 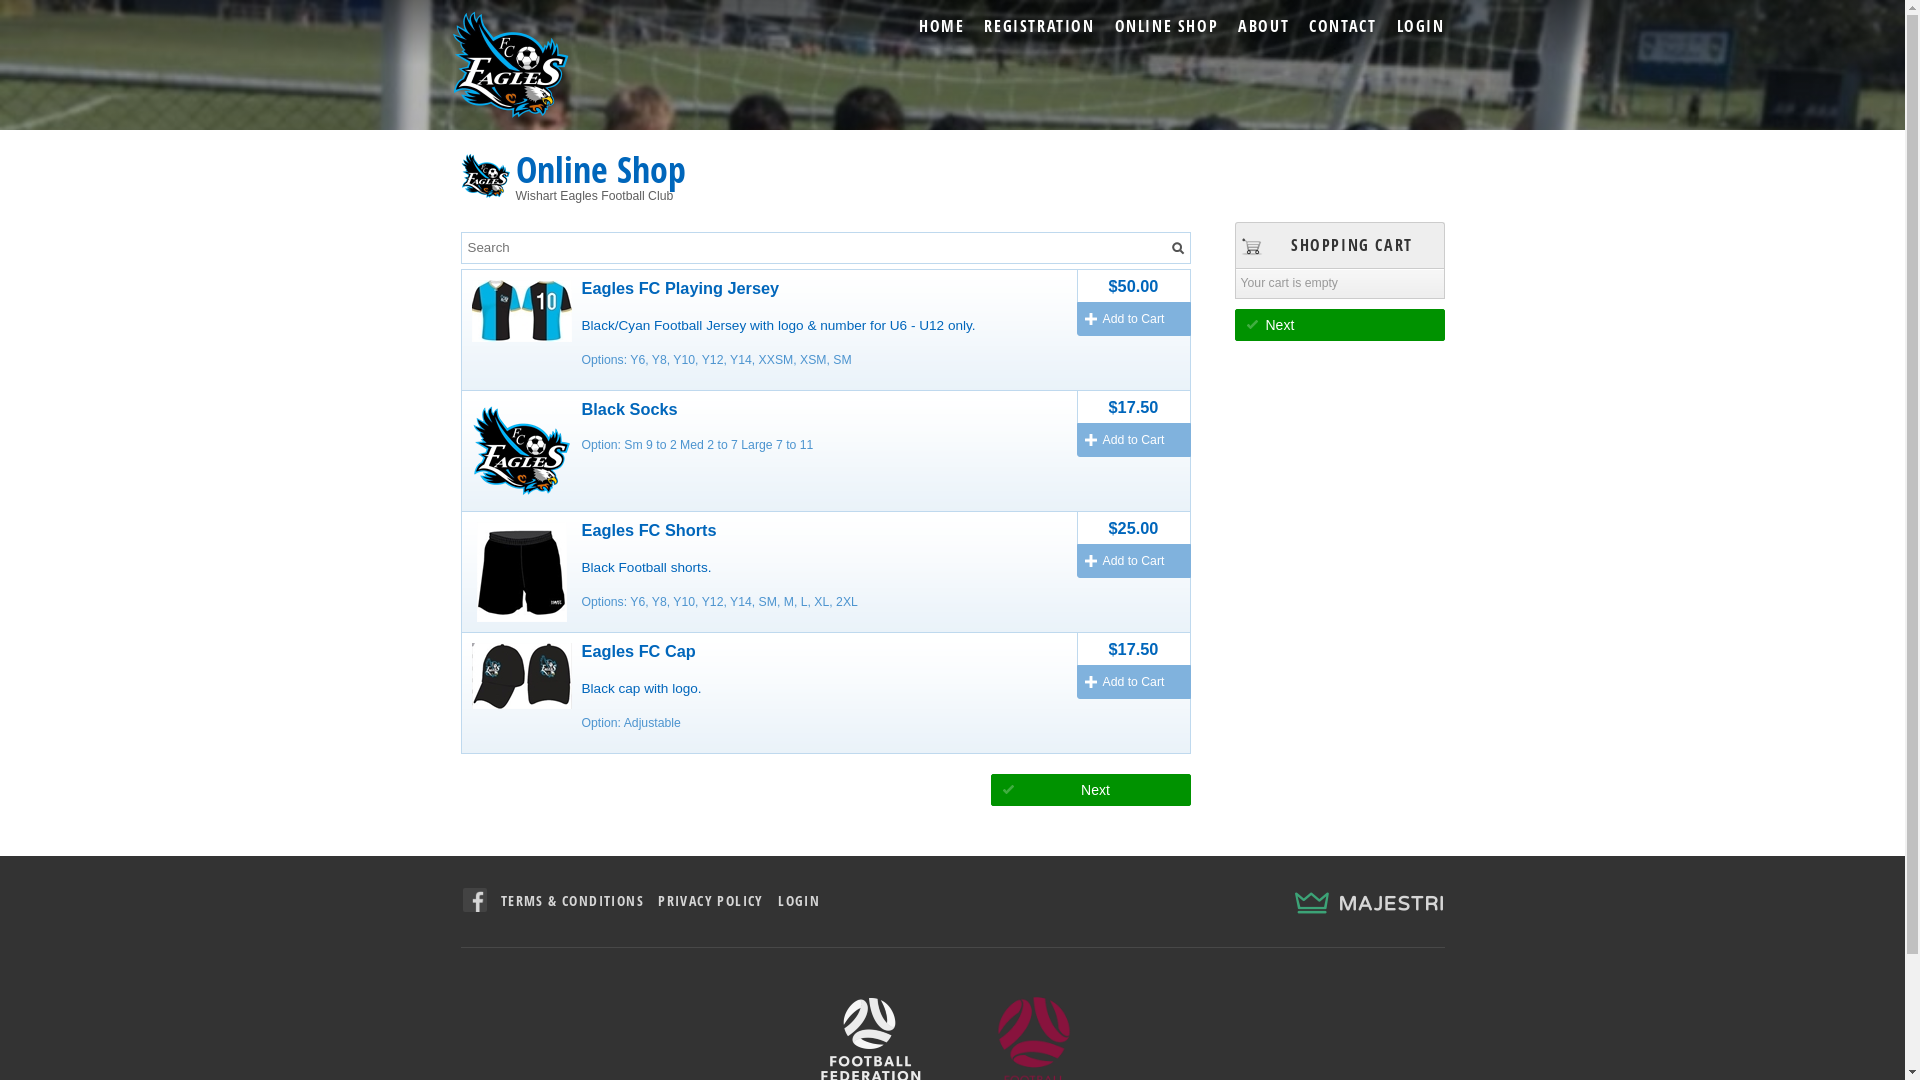 What do you see at coordinates (1088, 789) in the screenshot?
I see `'Next'` at bounding box center [1088, 789].